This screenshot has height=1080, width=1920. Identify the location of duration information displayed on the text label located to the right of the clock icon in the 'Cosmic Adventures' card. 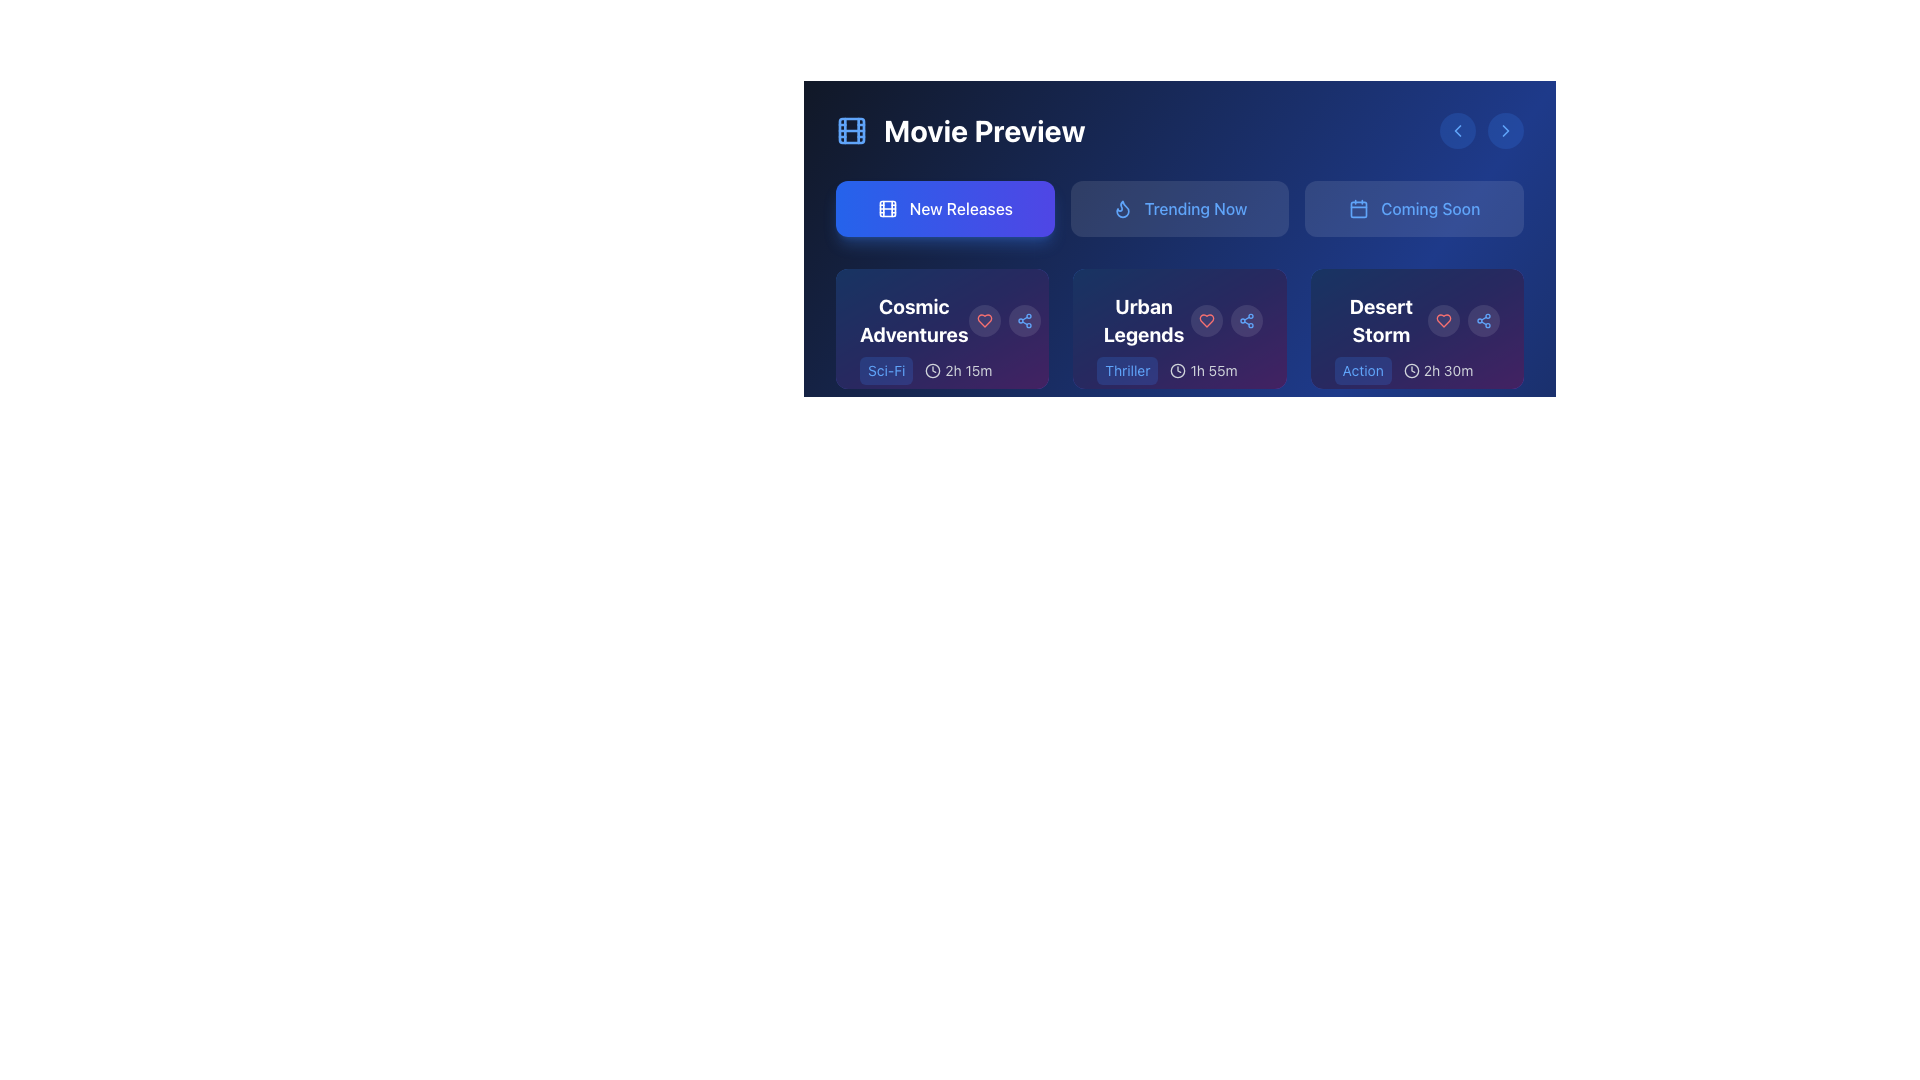
(968, 370).